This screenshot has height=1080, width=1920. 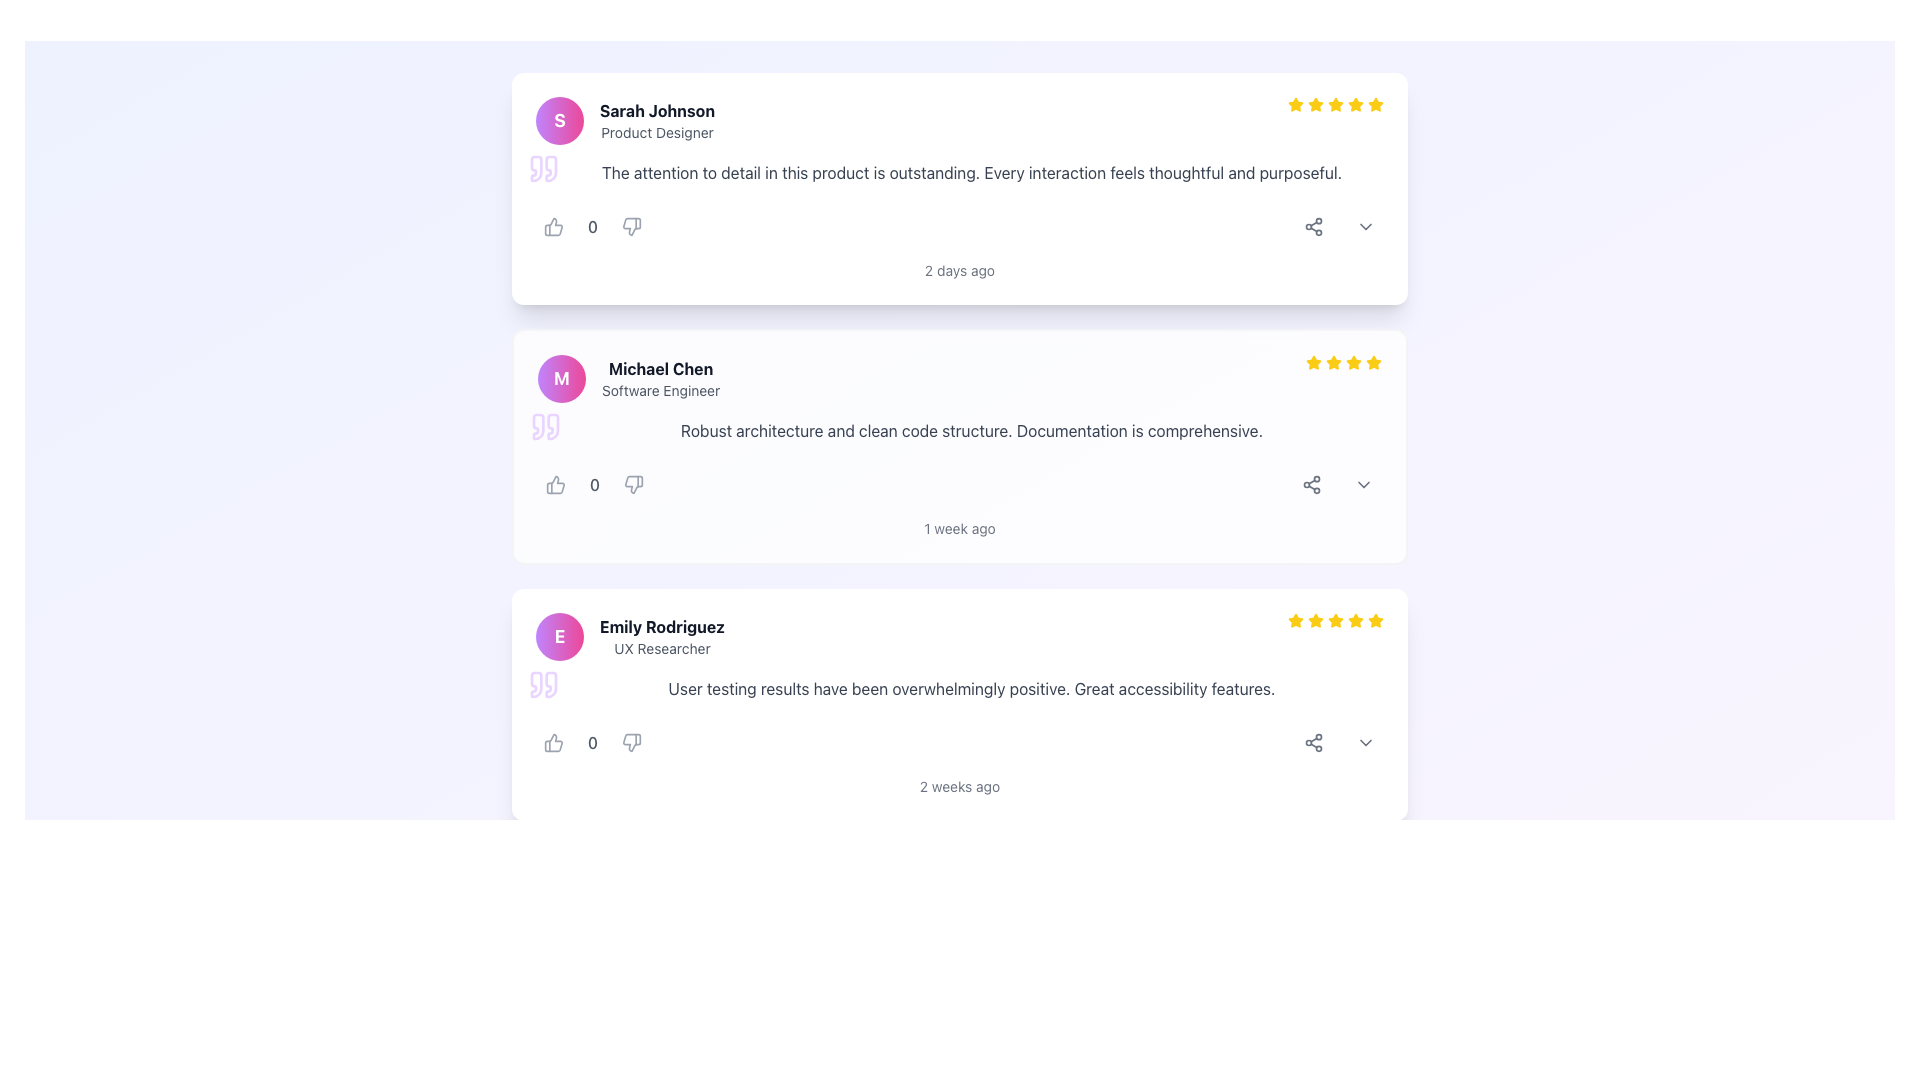 I want to click on the numeric display showing the count of feedback (likes/dislikes) for user 'Sarah Johnson', positioned centrally between two icons in the comment panel, so click(x=592, y=226).